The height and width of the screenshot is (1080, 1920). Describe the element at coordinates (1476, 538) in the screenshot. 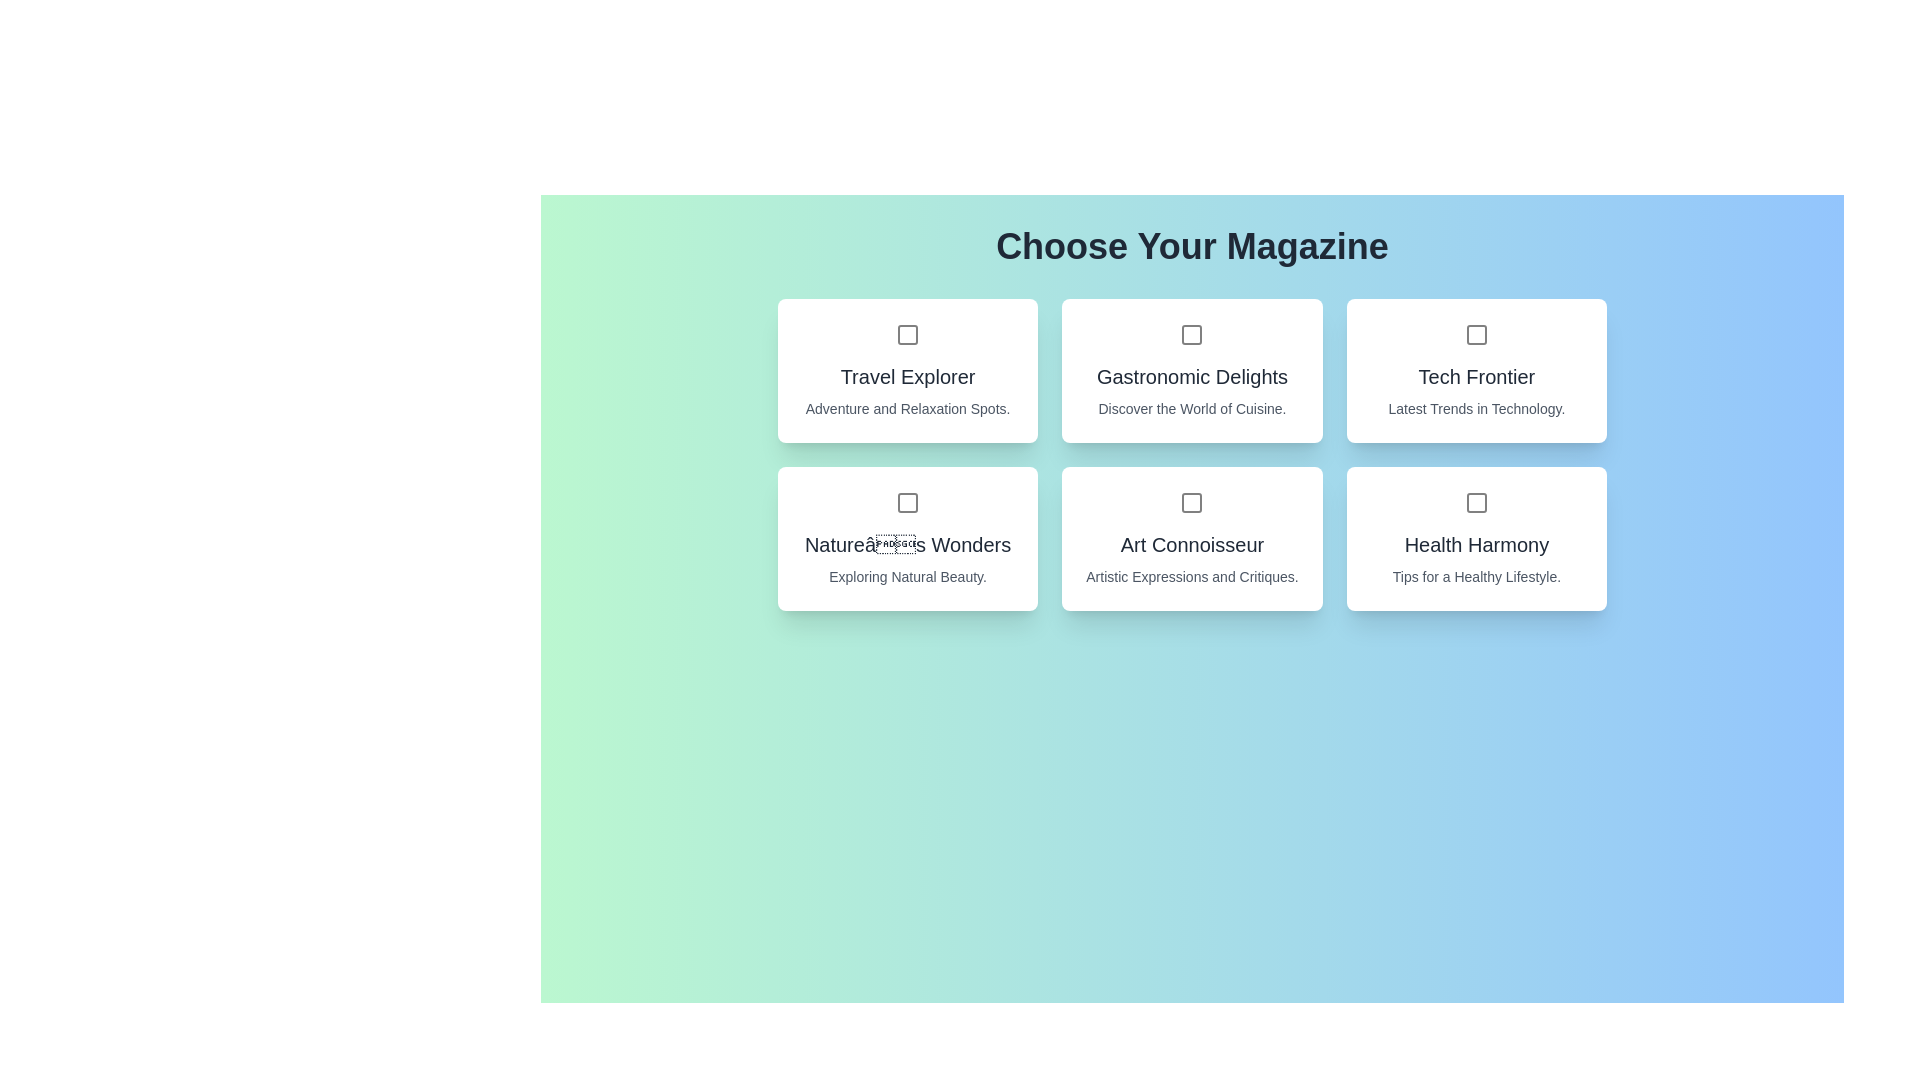

I see `the magazine card titled 'Health Harmony' to observe its hover effect` at that location.